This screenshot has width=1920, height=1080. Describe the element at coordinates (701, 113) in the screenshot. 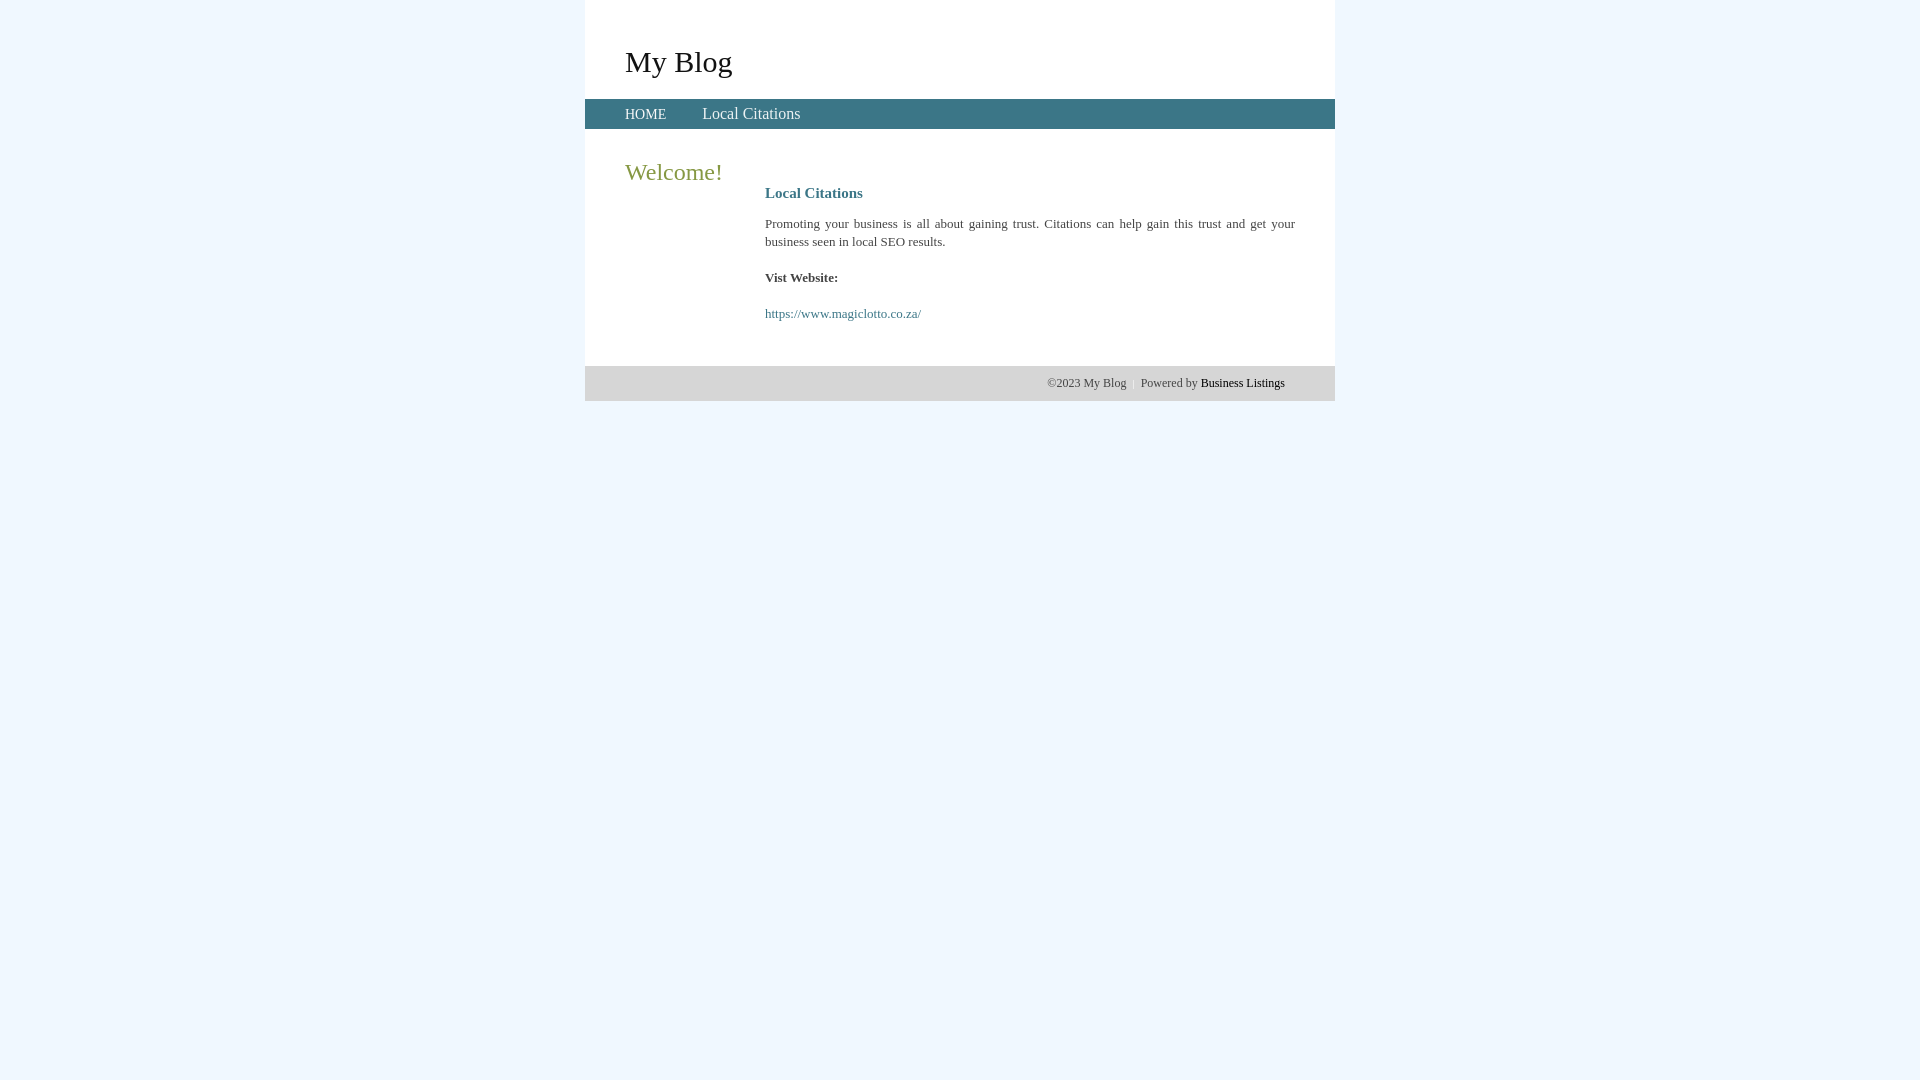

I see `'Local Citations'` at that location.